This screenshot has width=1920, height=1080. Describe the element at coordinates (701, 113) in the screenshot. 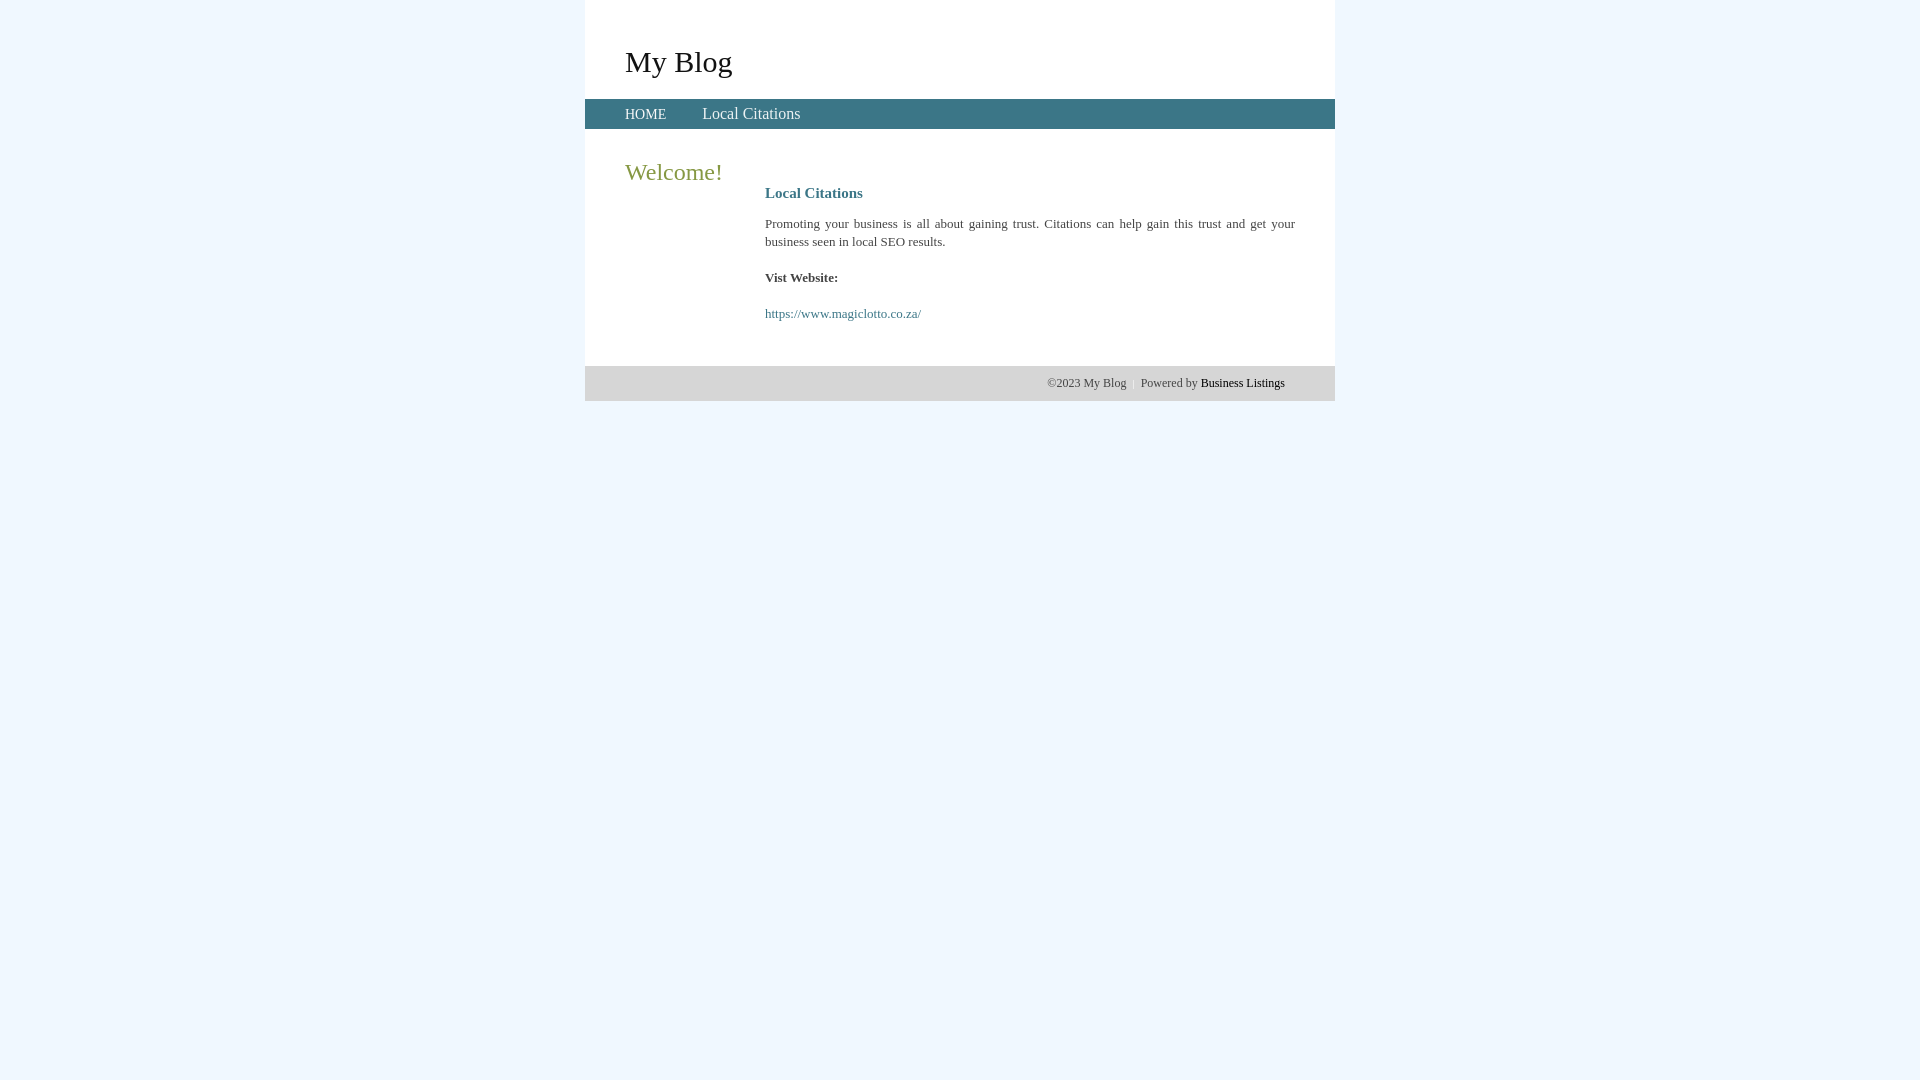

I see `'Local Citations'` at that location.